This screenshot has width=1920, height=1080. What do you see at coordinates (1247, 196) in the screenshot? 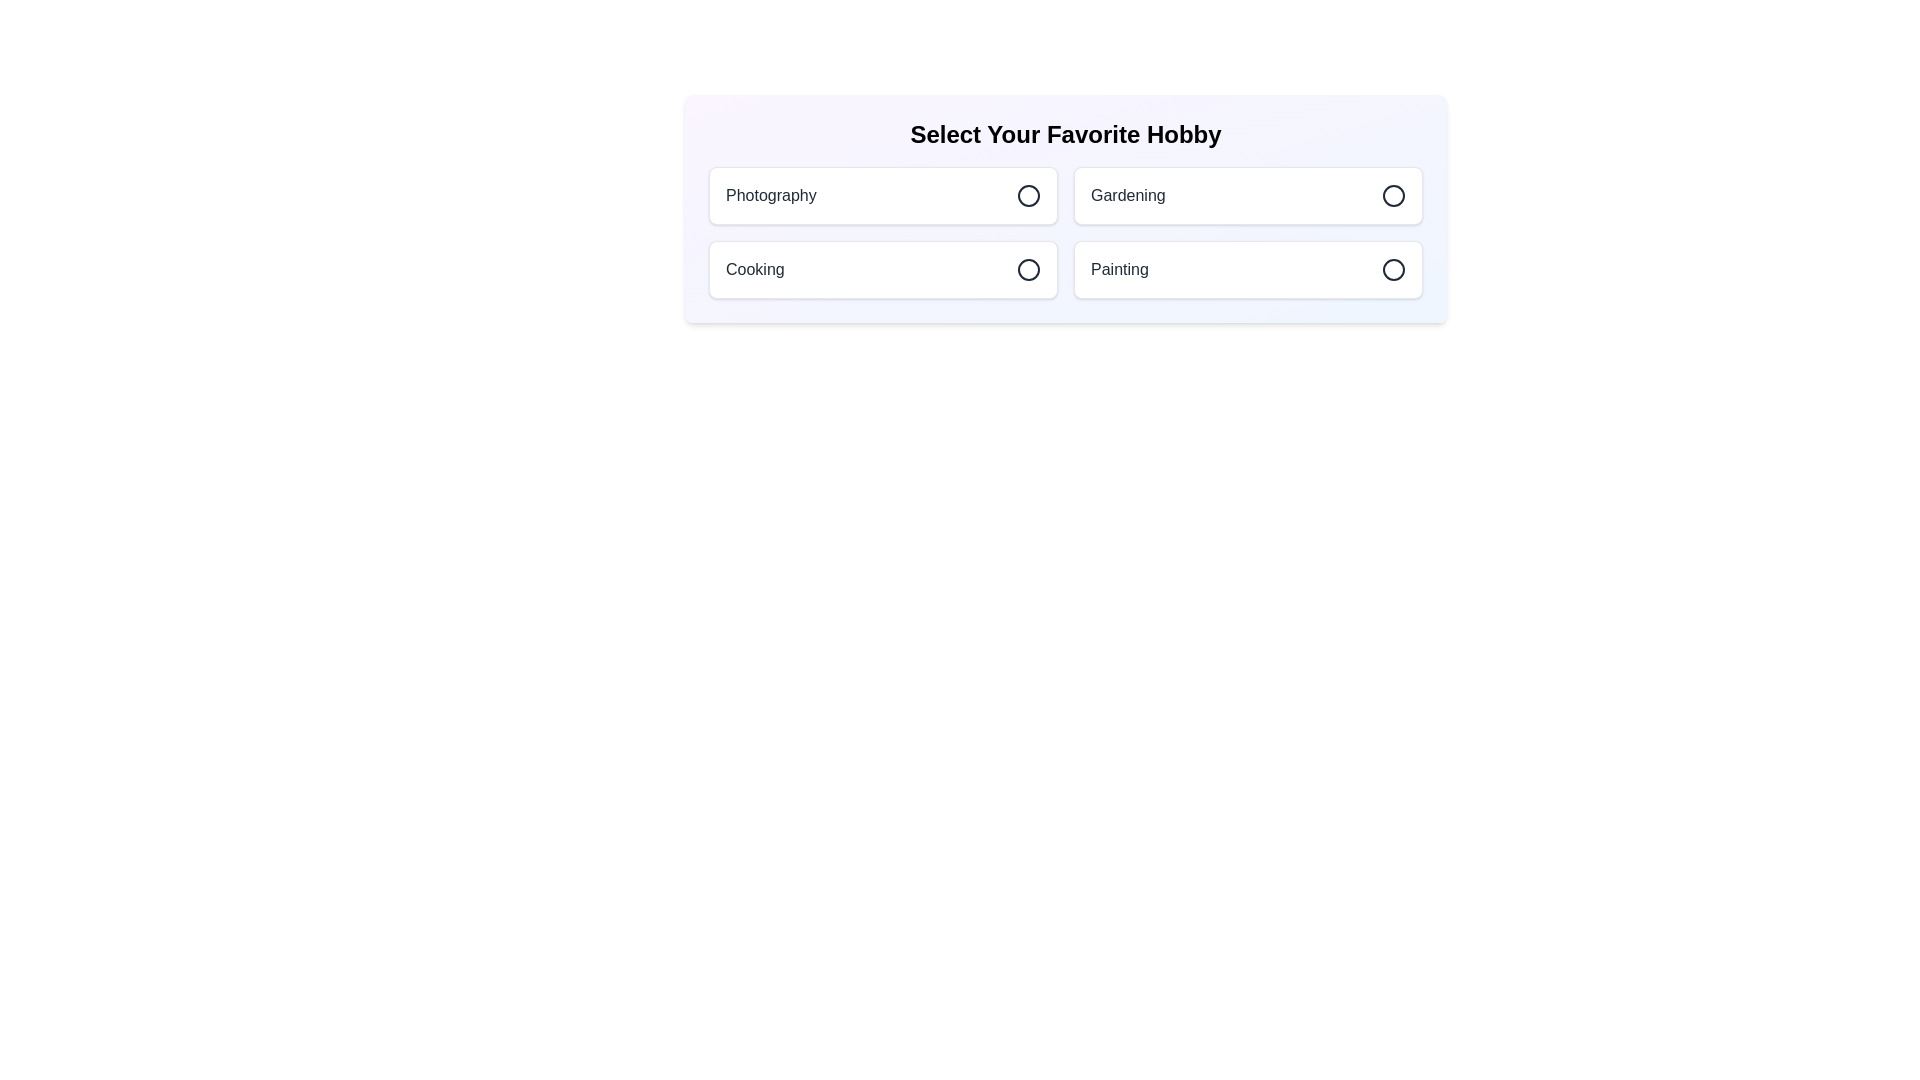
I see `the 'Gardening' selectable option with a radio button` at bounding box center [1247, 196].